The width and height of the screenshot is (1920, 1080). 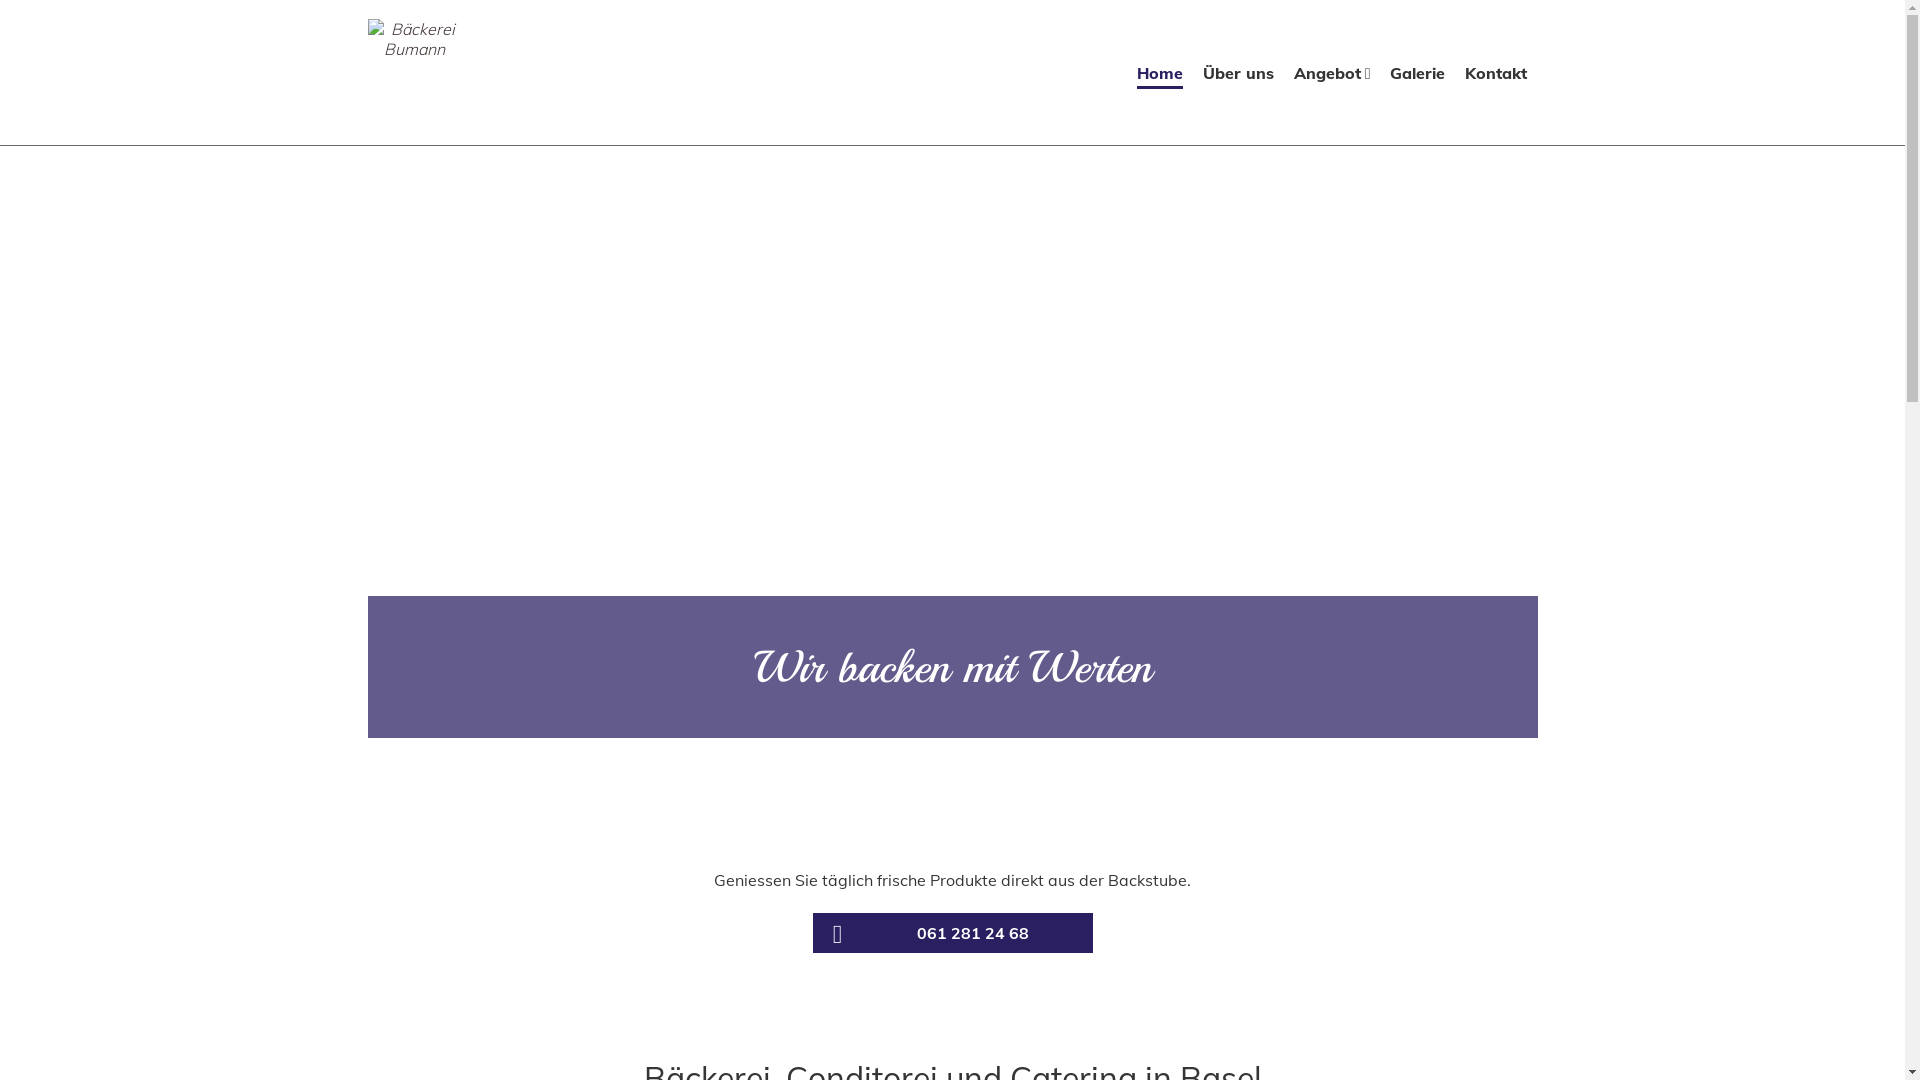 I want to click on 'Kontakt', so click(x=1496, y=75).